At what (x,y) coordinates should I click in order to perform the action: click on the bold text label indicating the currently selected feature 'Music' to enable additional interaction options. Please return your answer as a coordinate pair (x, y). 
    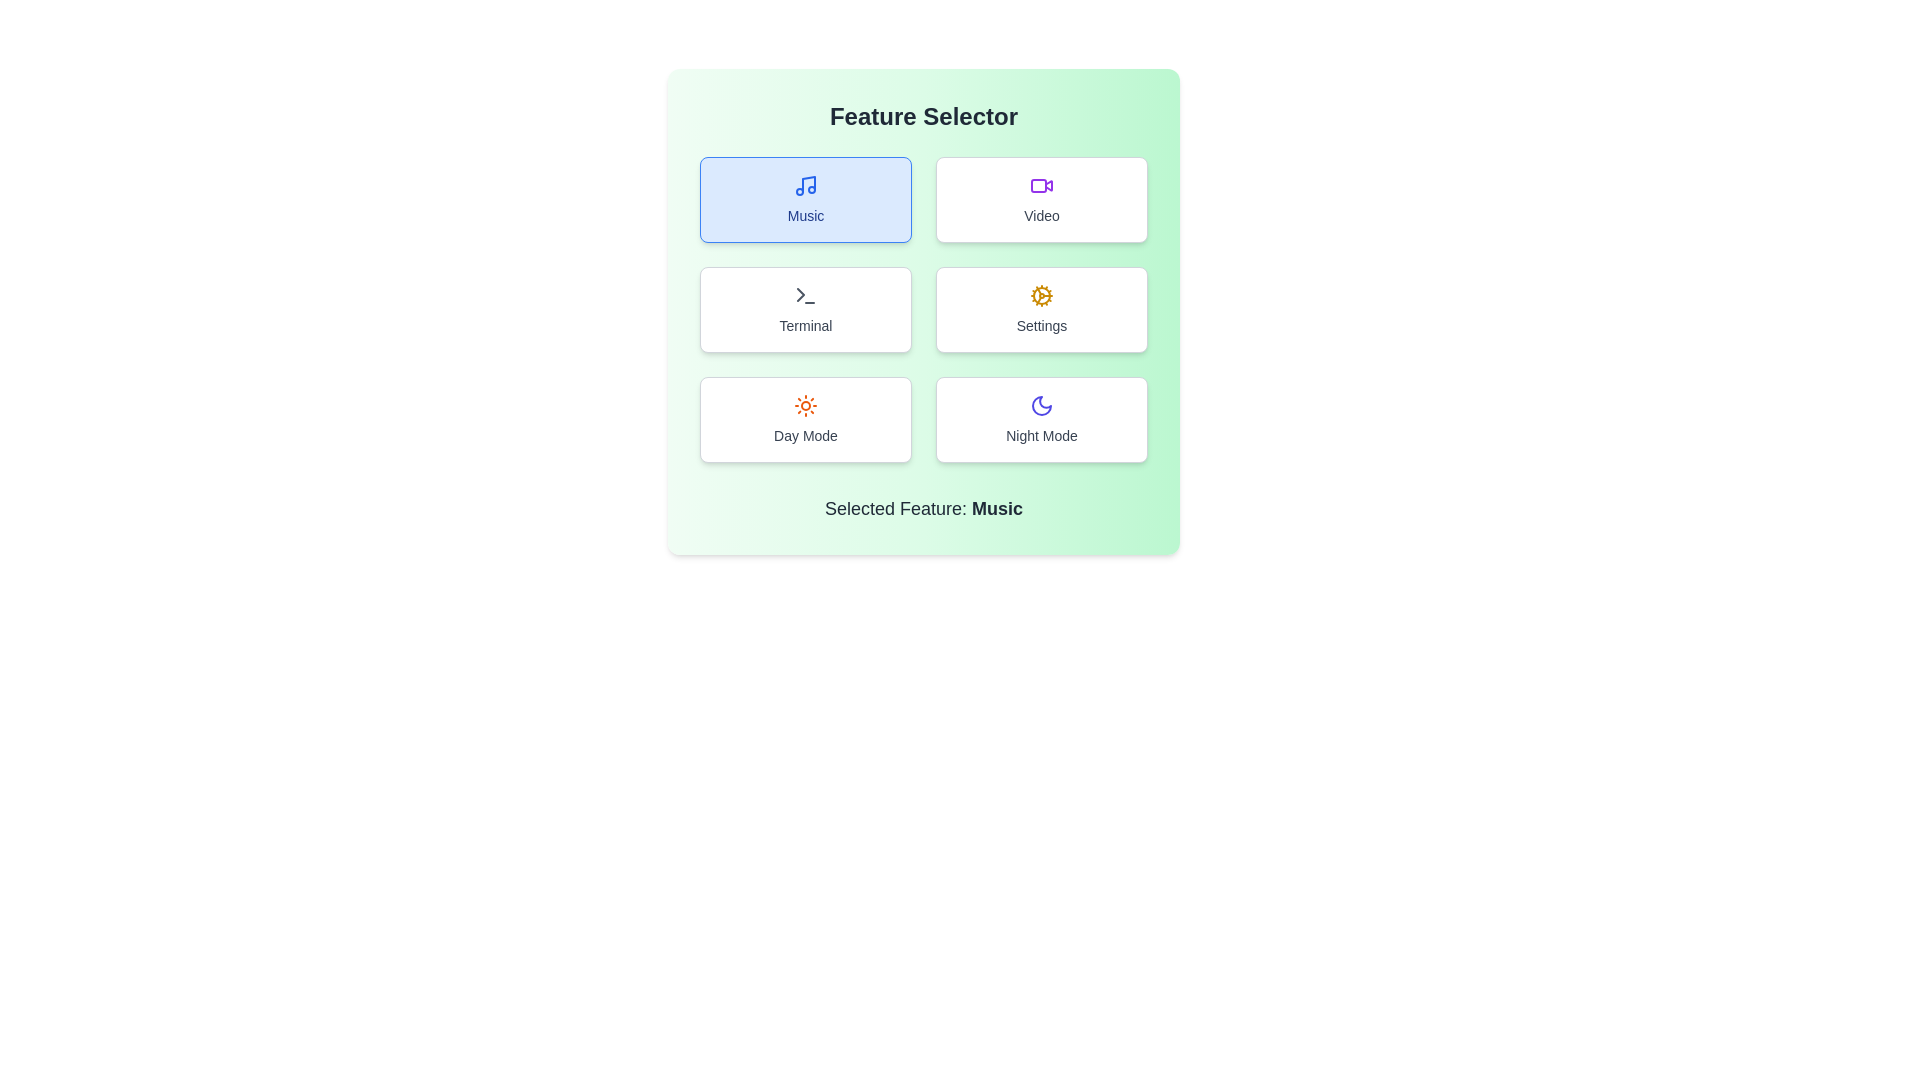
    Looking at the image, I should click on (997, 508).